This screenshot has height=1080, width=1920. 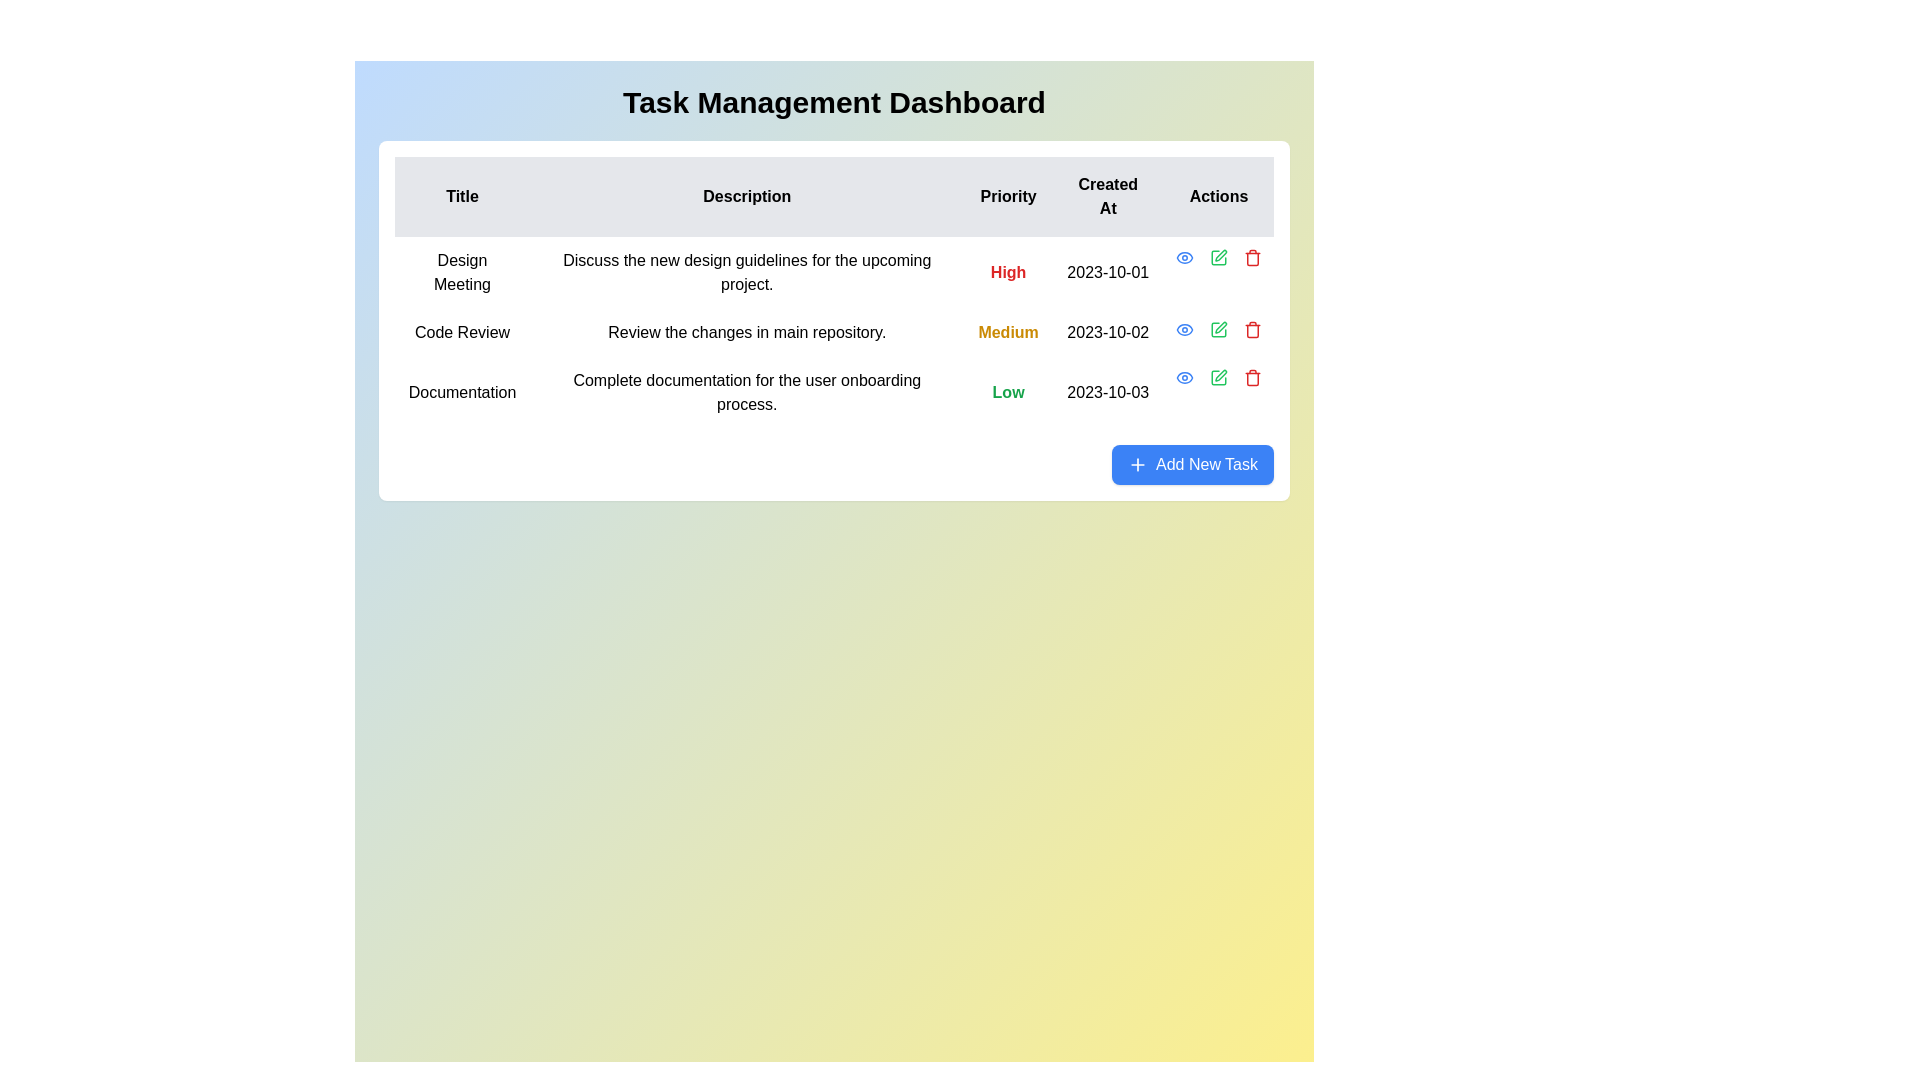 What do you see at coordinates (1251, 257) in the screenshot?
I see `the third action icon in the 'Actions' column` at bounding box center [1251, 257].